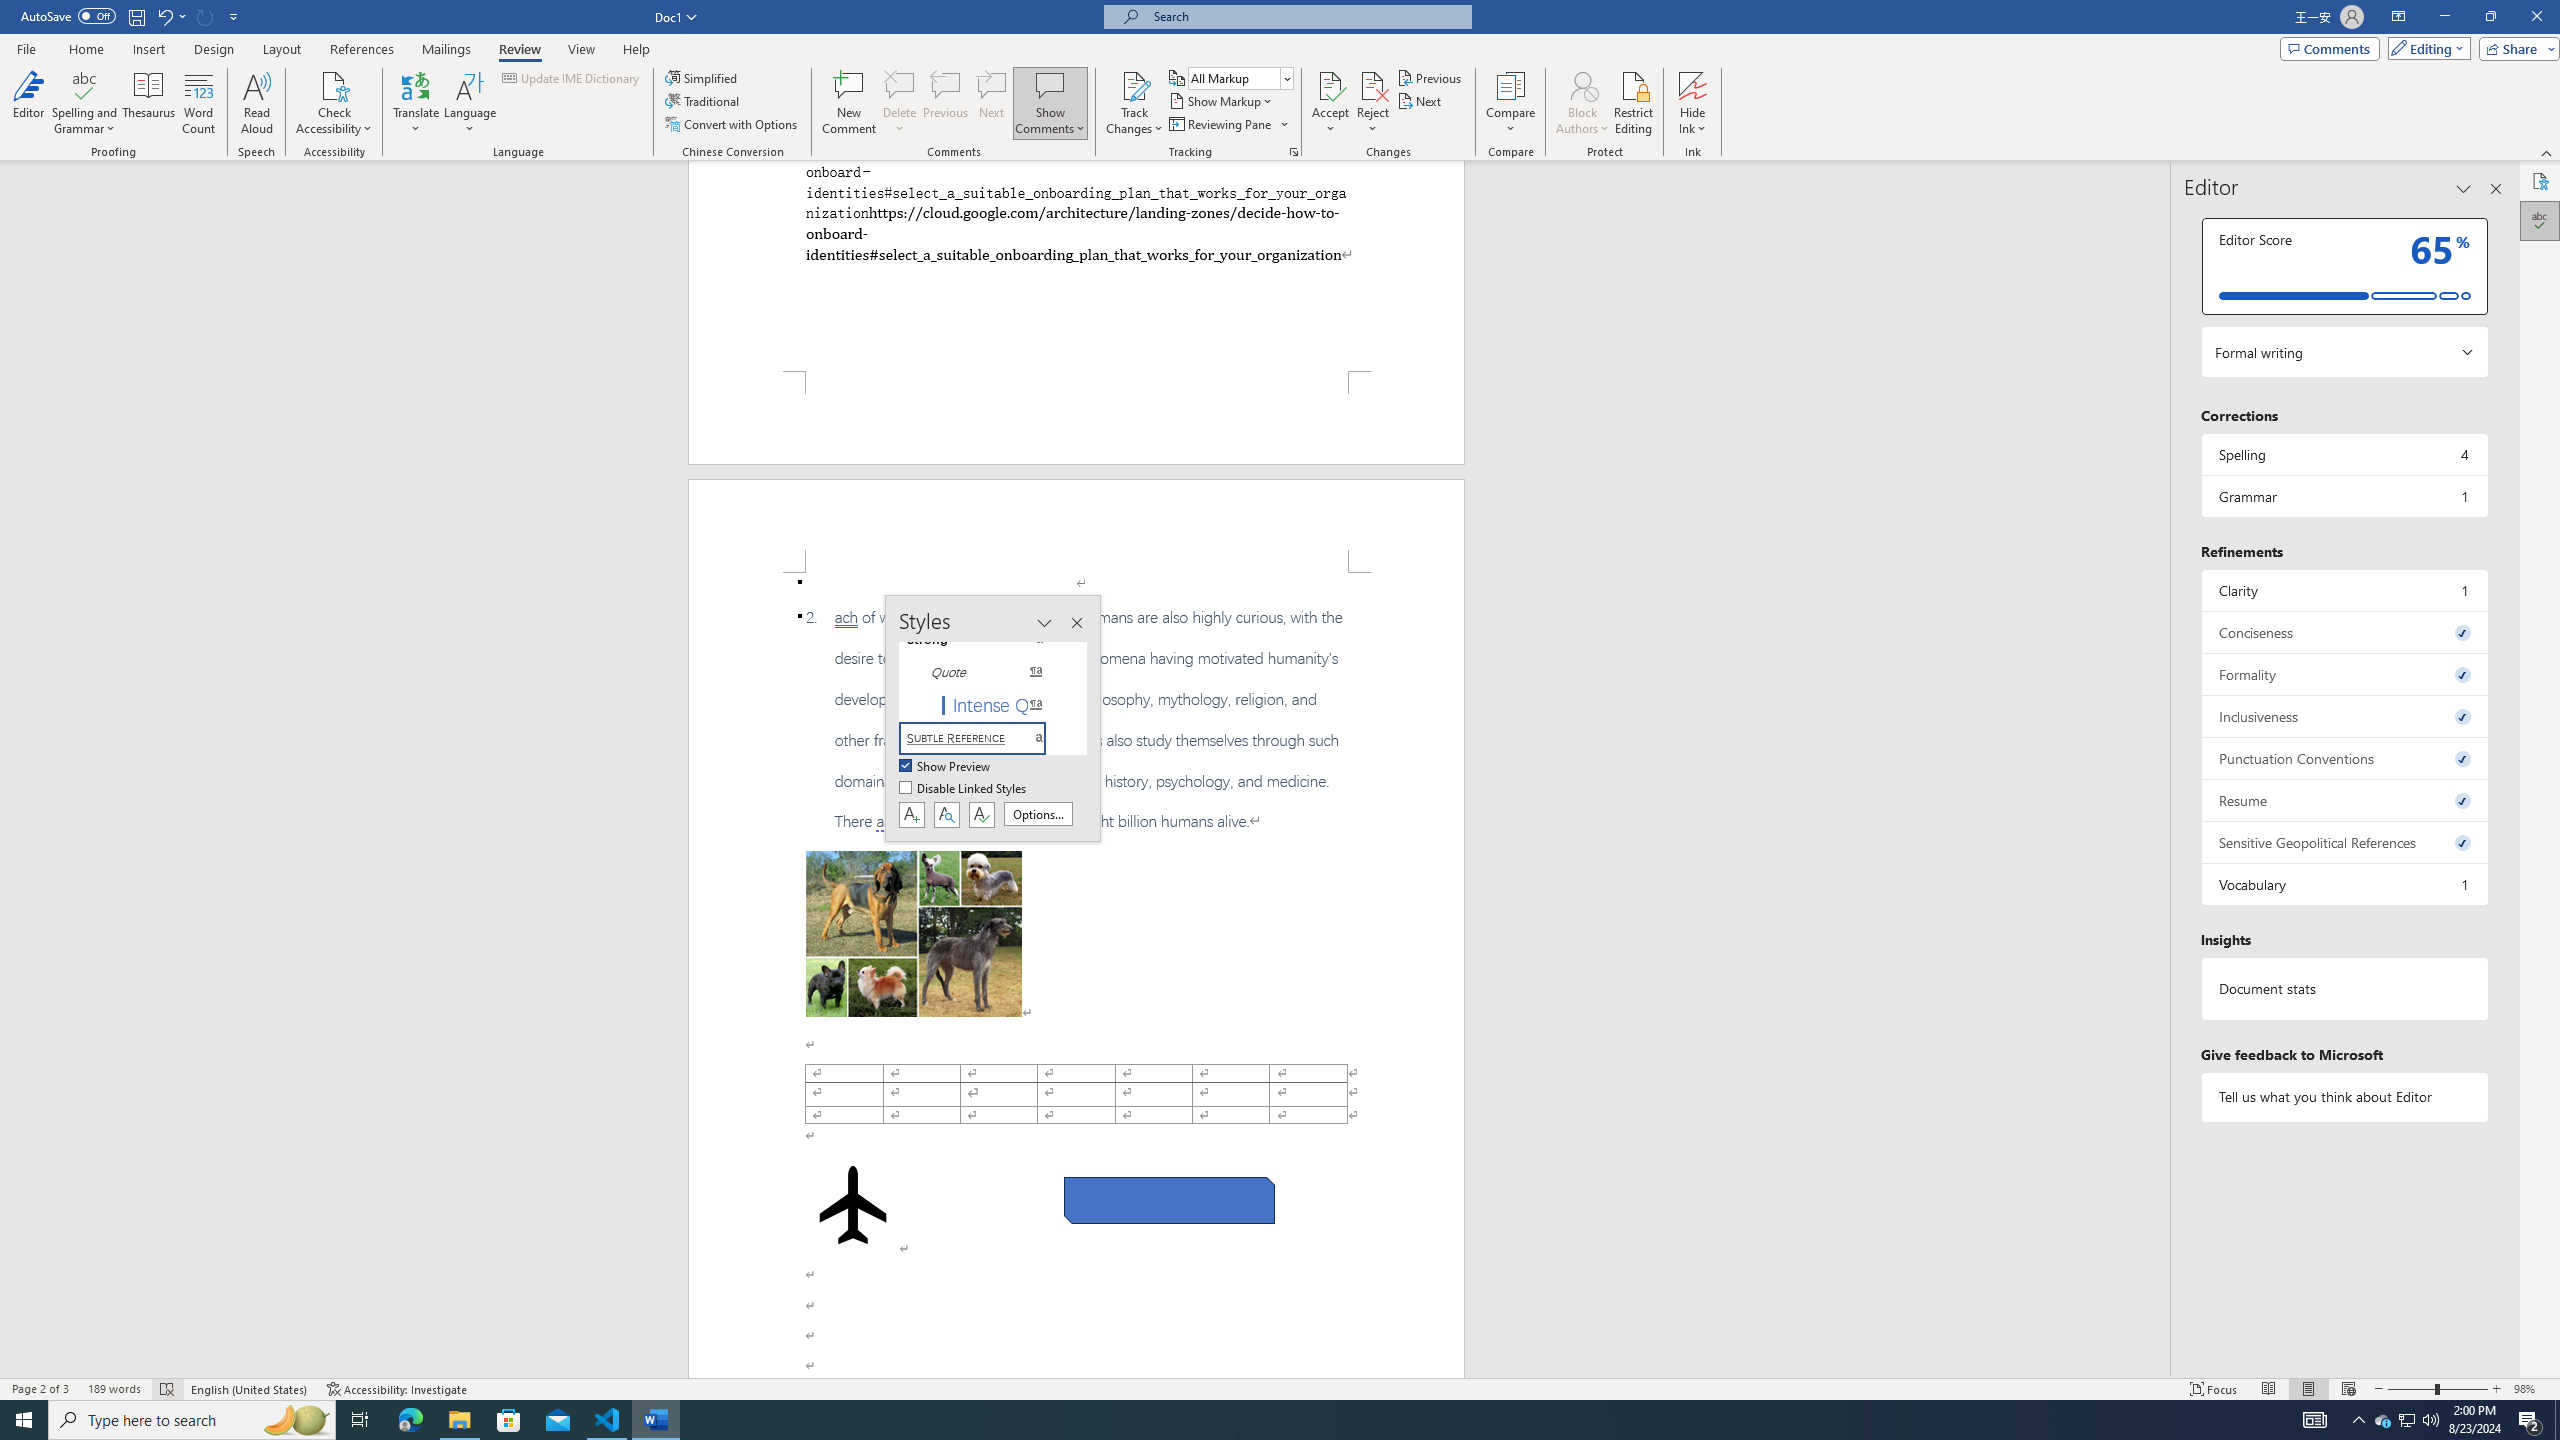 This screenshot has height=1440, width=2560. What do you see at coordinates (1220, 122) in the screenshot?
I see `'Reviewing Pane'` at bounding box center [1220, 122].